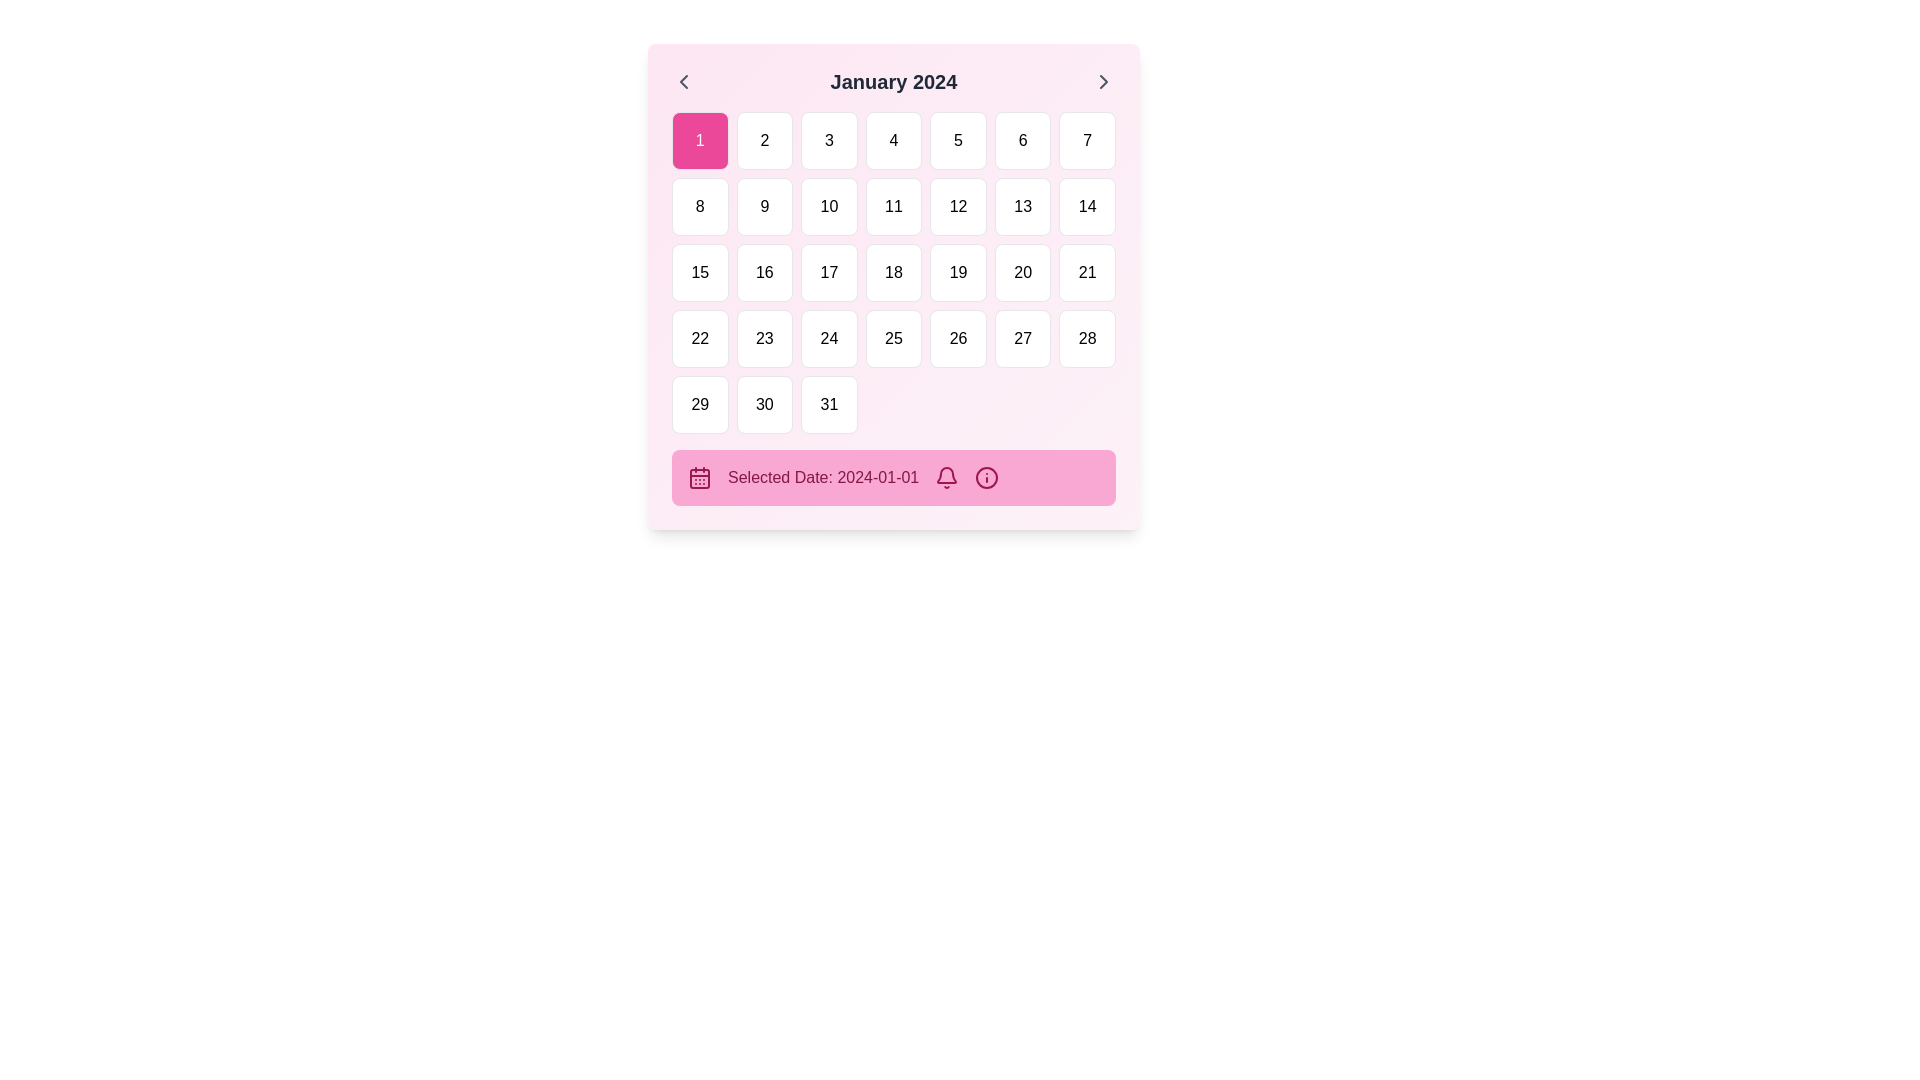 Image resolution: width=1920 pixels, height=1080 pixels. What do you see at coordinates (684, 80) in the screenshot?
I see `the backward navigation arrow located near the top-left of the calendar widget, adjacent to the 'January 2024' header` at bounding box center [684, 80].